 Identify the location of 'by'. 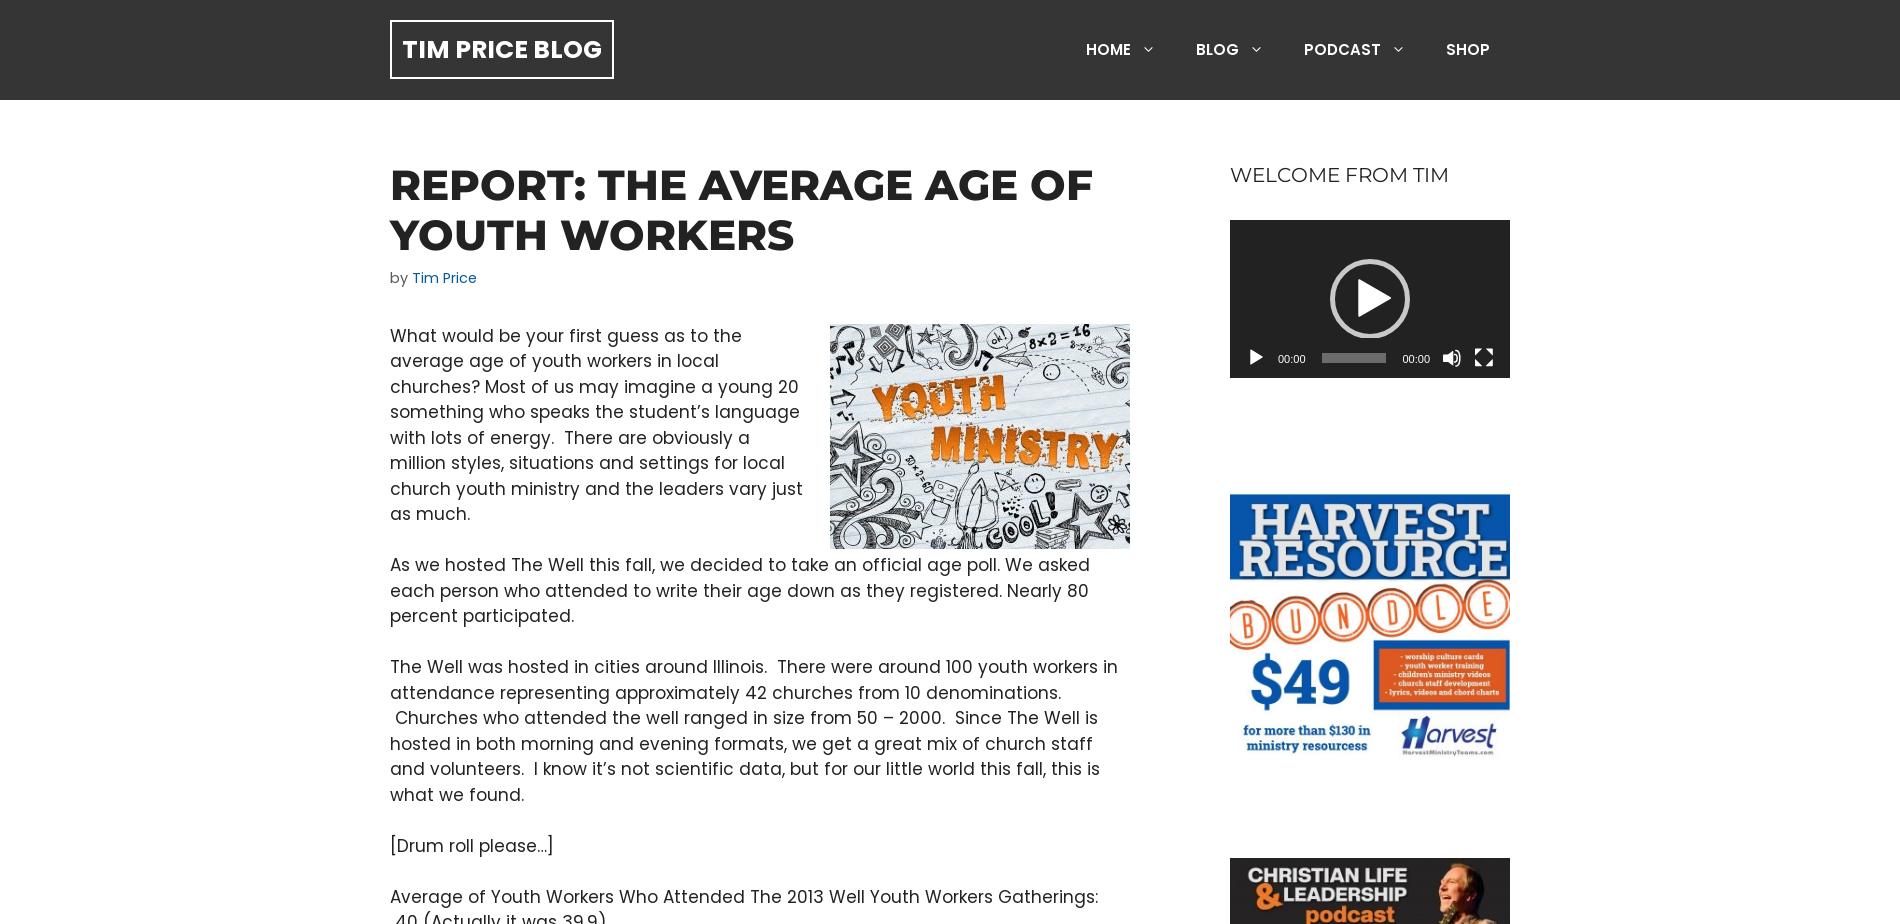
(389, 278).